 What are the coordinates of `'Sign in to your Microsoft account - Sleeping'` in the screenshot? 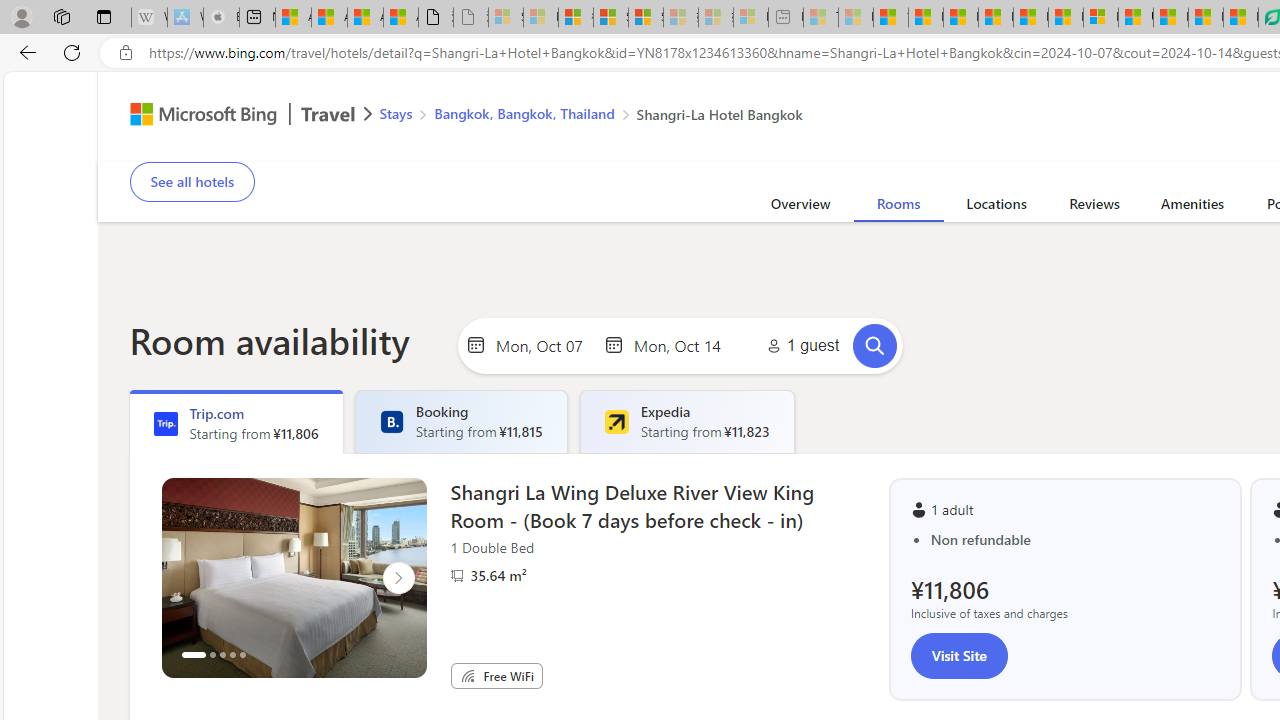 It's located at (506, 17).